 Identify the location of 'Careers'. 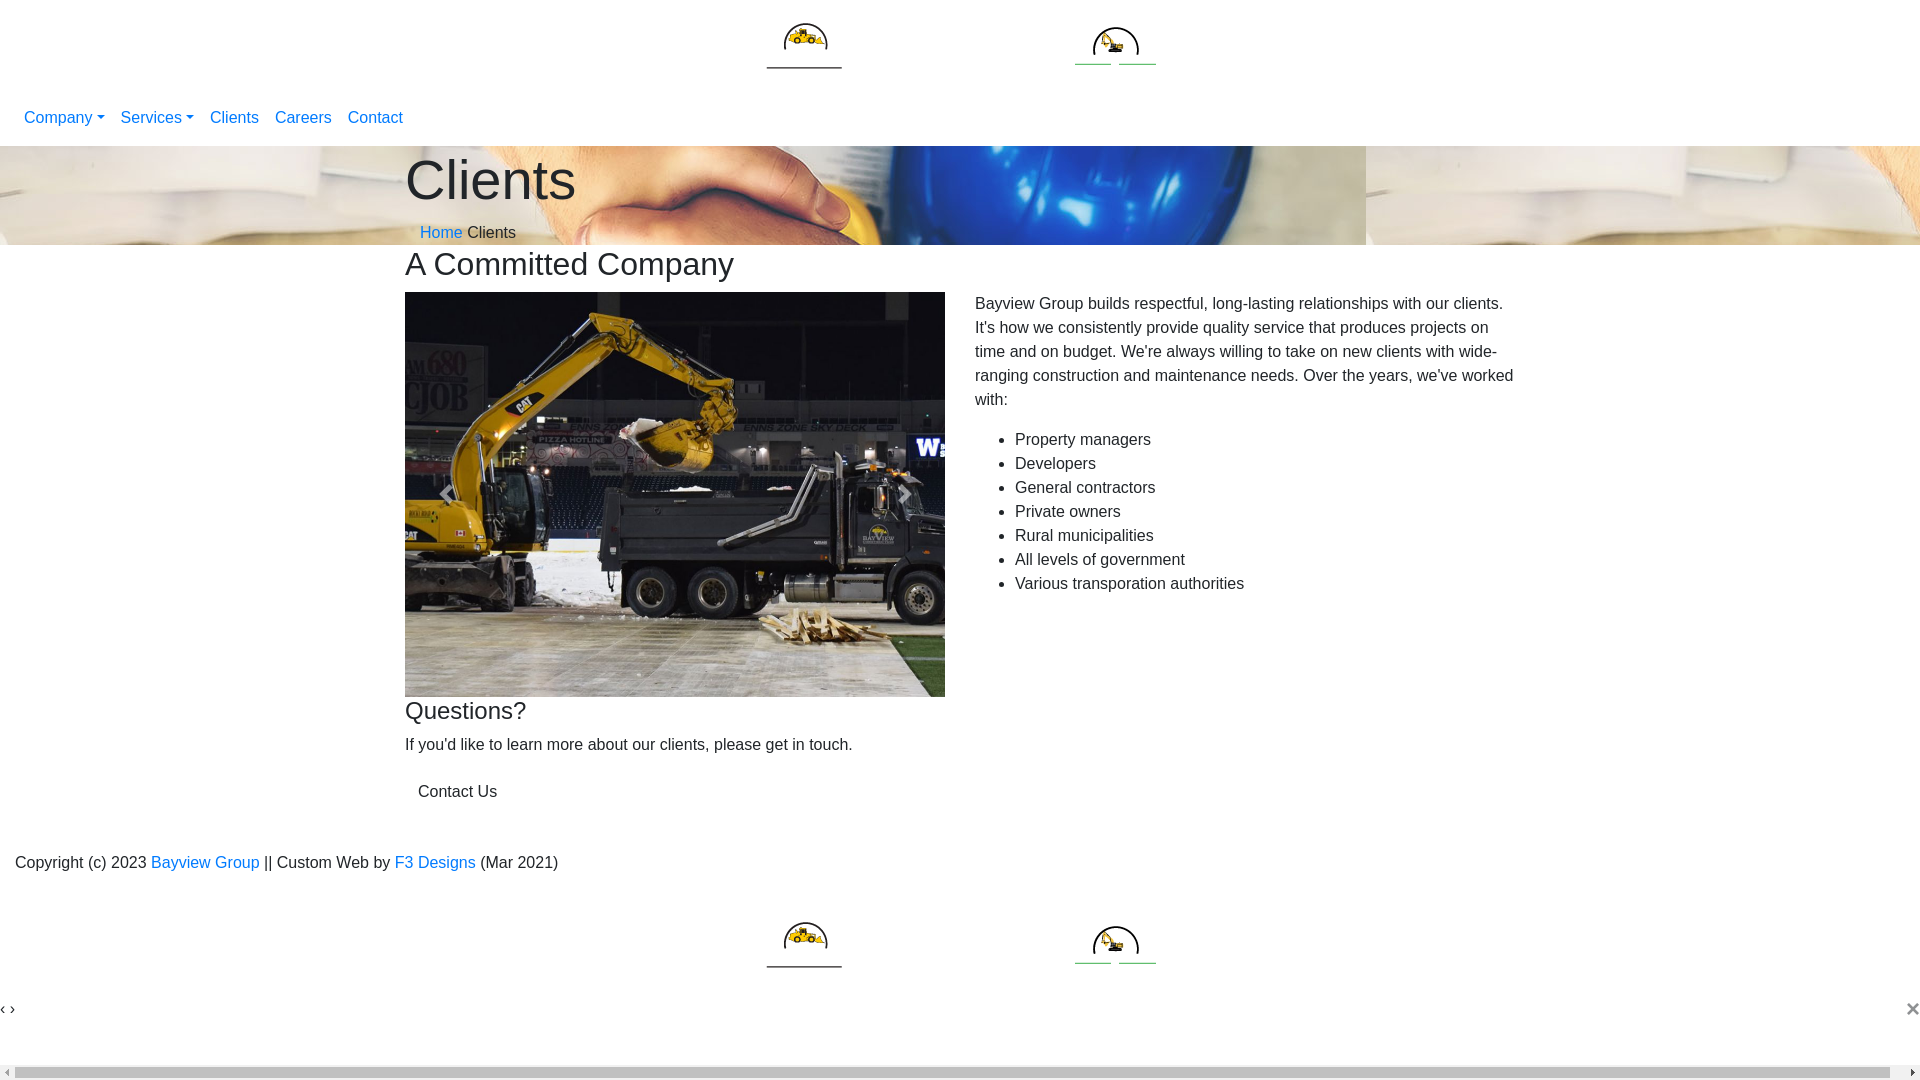
(266, 118).